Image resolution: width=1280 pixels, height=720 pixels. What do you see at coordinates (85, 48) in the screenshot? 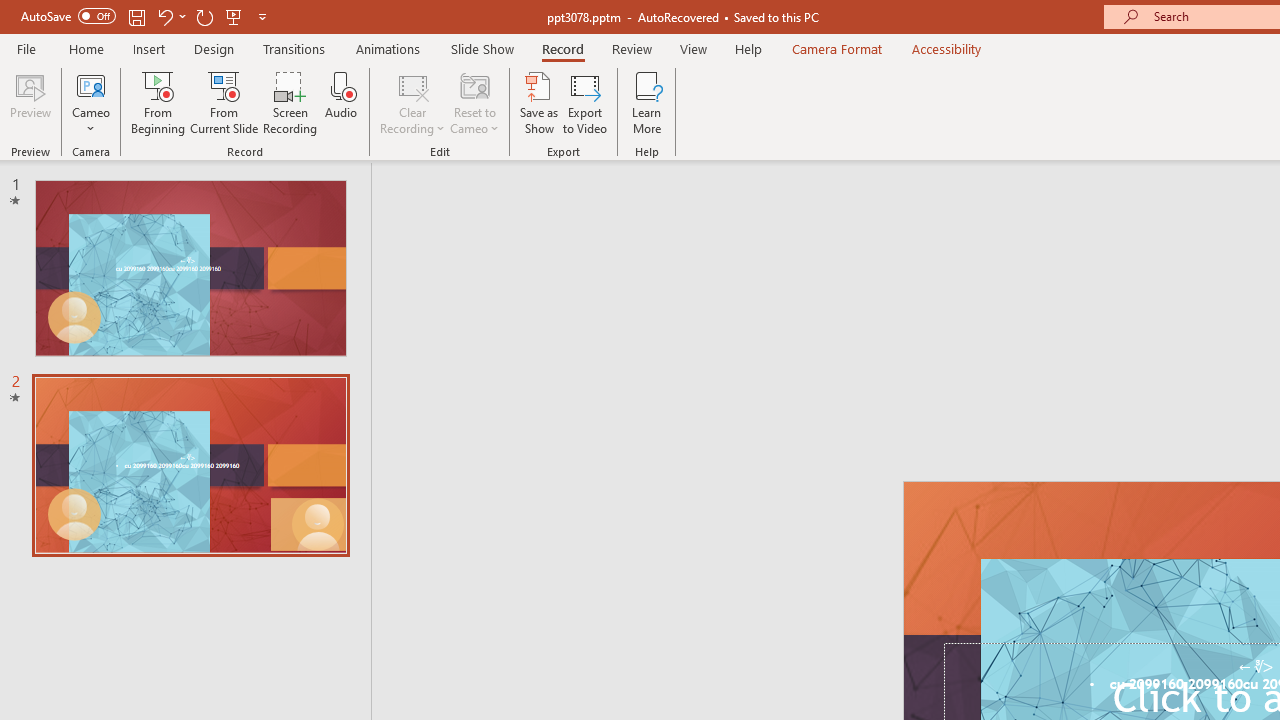
I see `'Home'` at bounding box center [85, 48].